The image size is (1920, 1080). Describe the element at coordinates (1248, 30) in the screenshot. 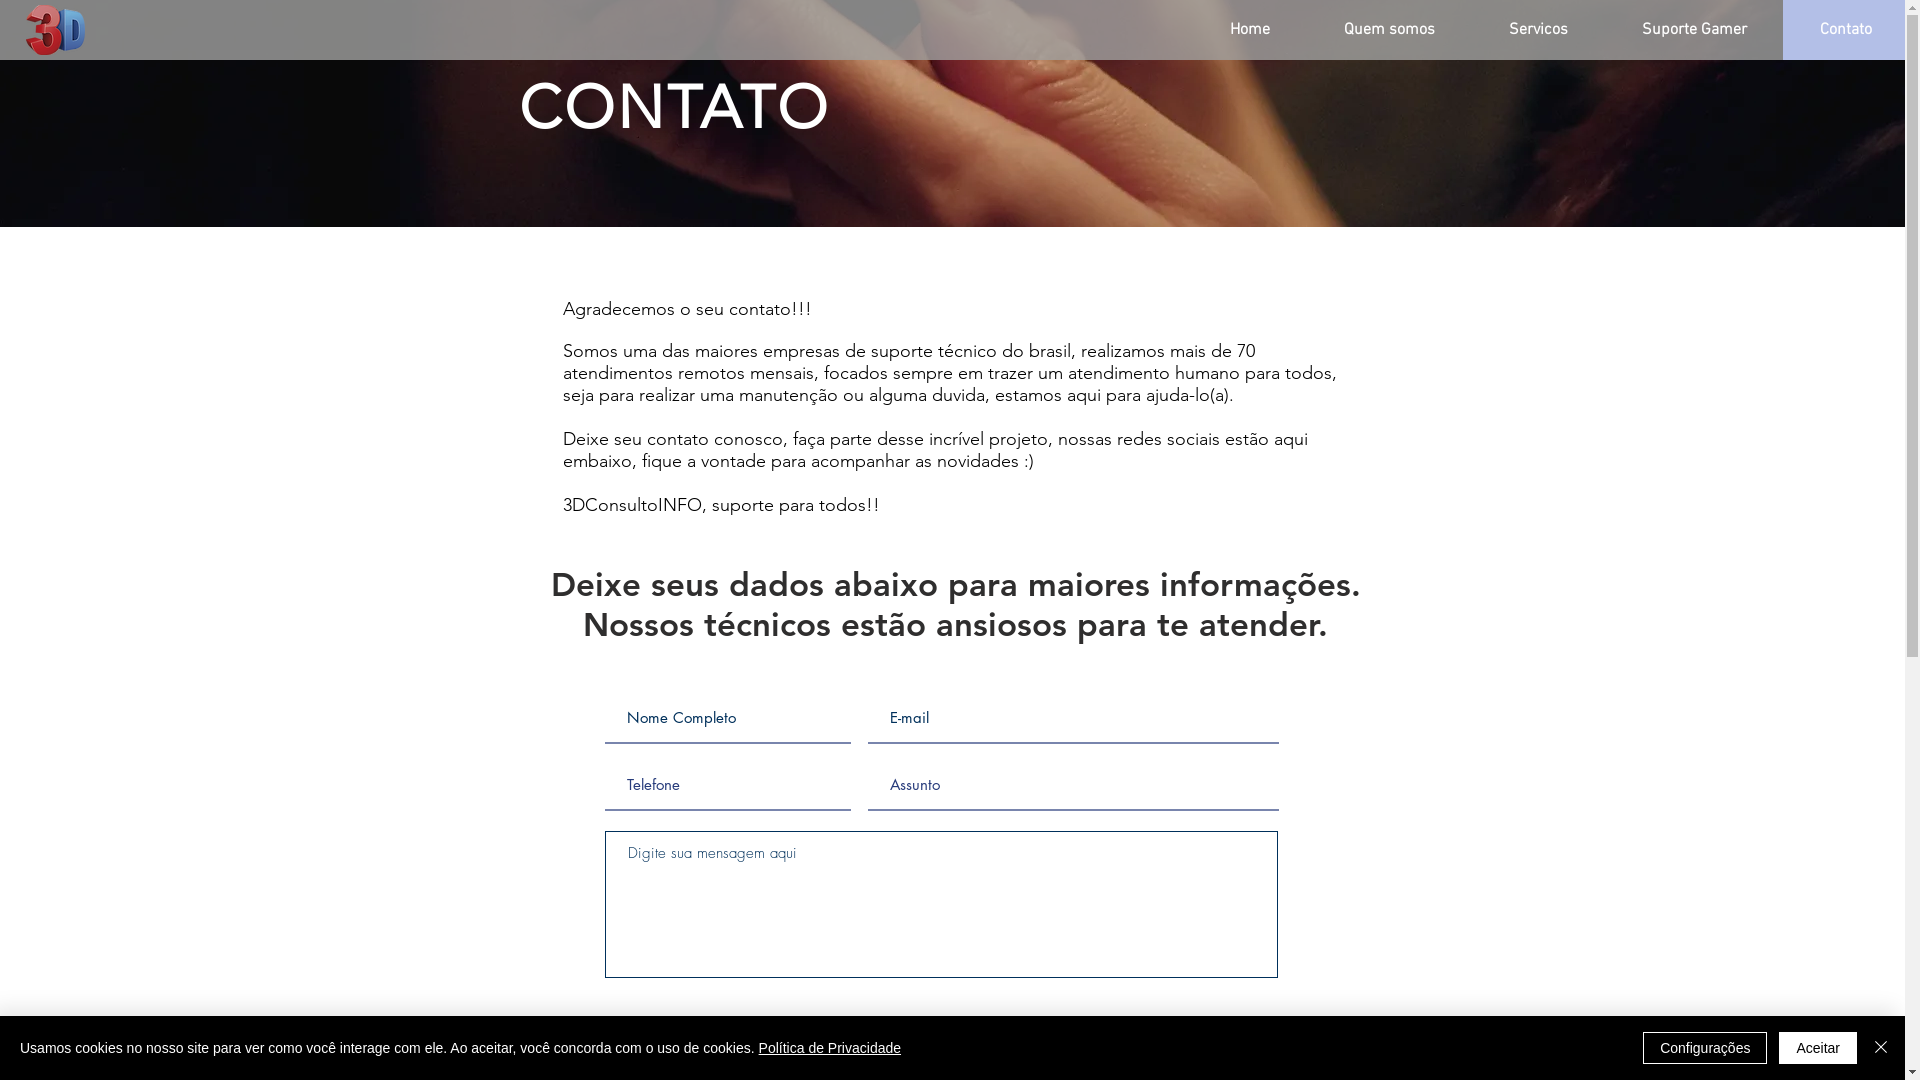

I see `'Home'` at that location.